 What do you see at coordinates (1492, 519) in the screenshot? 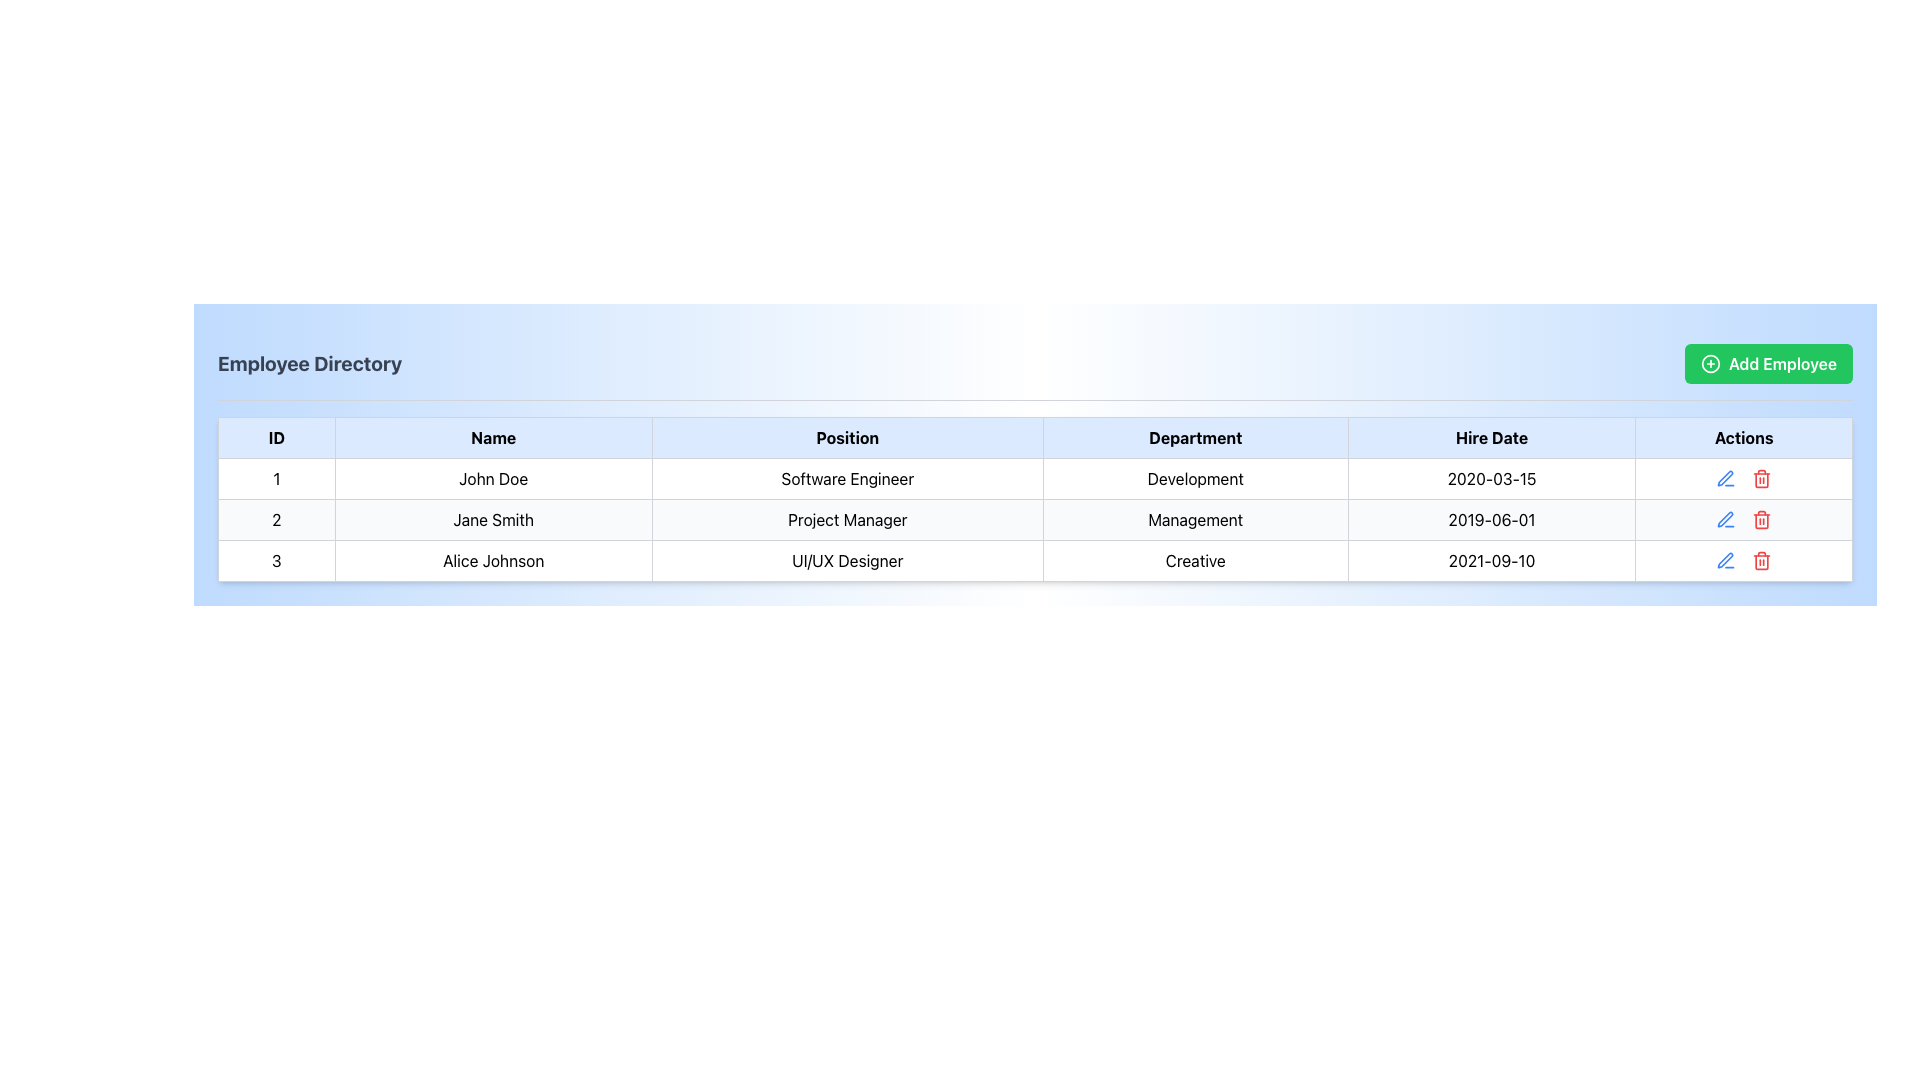
I see `the Text Display cell showing the date '2019-06-01' located in the fifth column of the second row under the 'Hire Date' column` at bounding box center [1492, 519].